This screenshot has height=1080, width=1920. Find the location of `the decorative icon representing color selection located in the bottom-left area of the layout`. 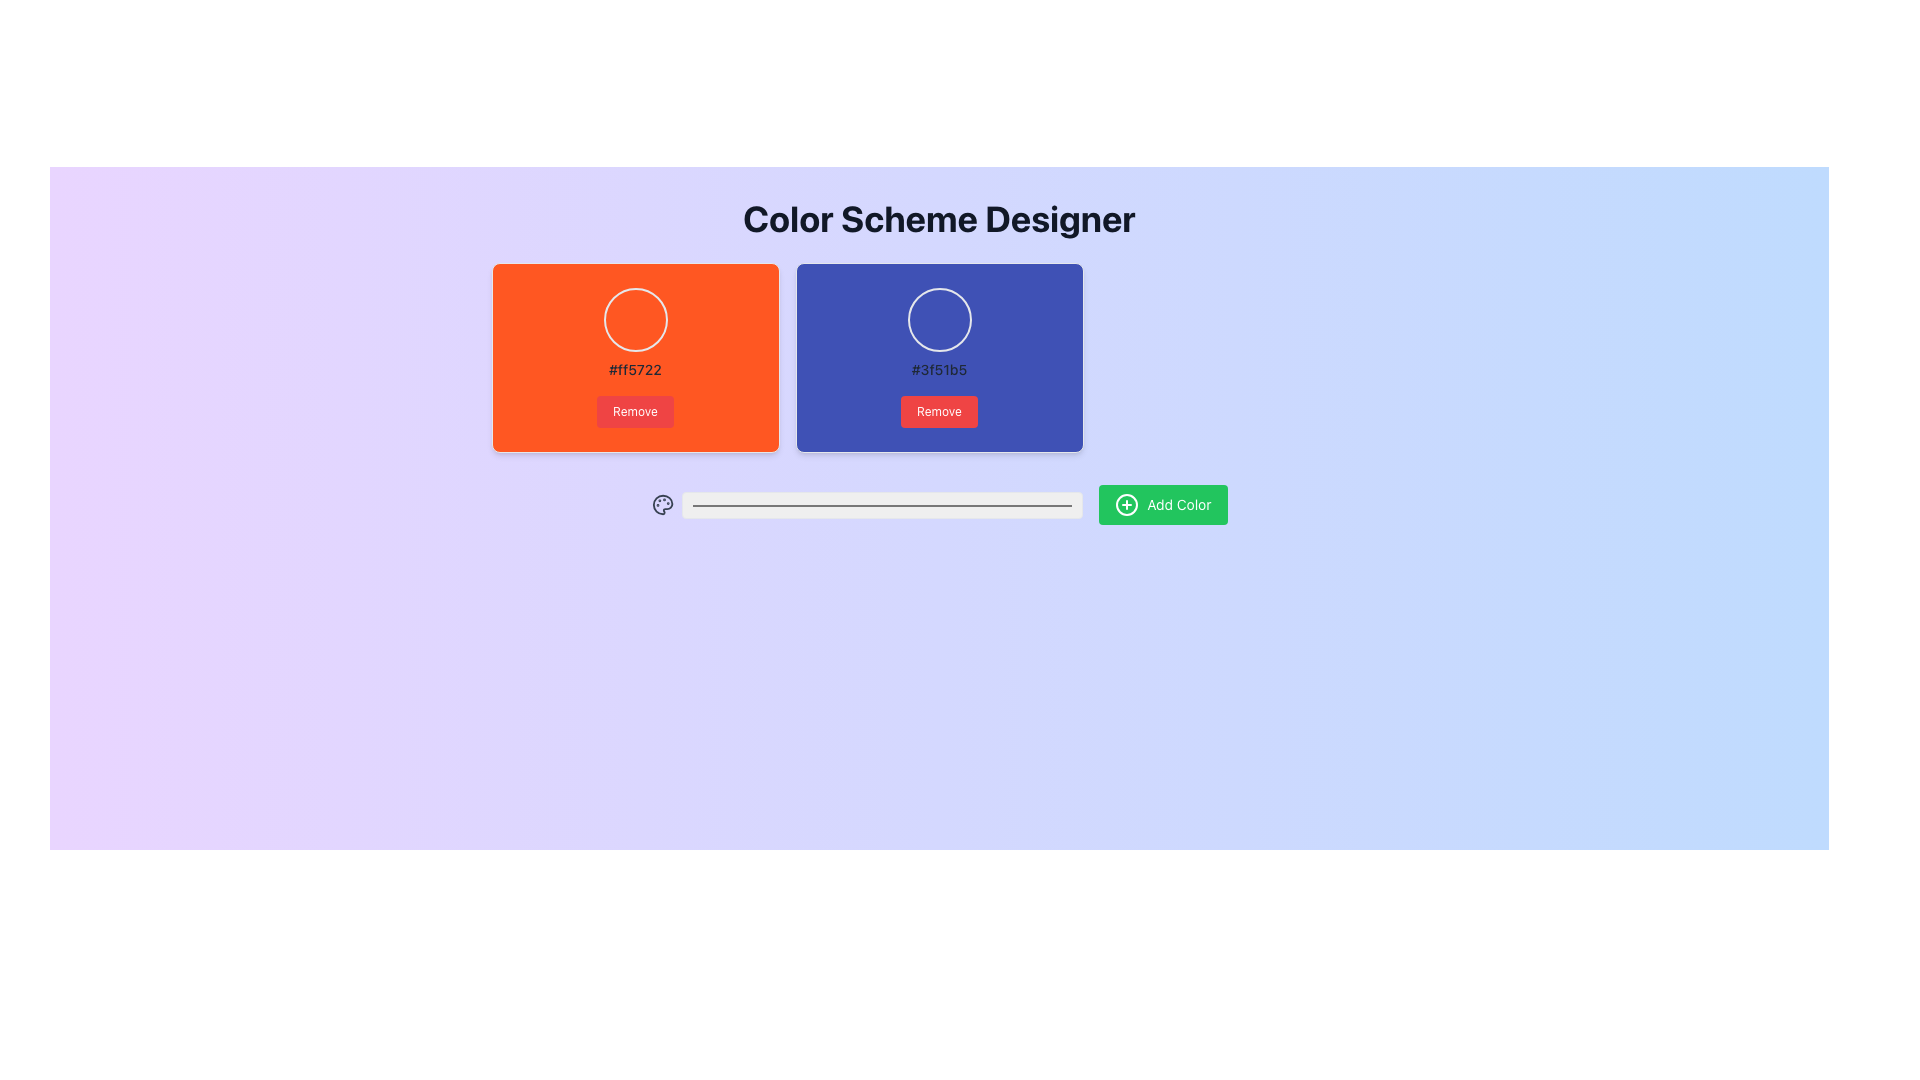

the decorative icon representing color selection located in the bottom-left area of the layout is located at coordinates (662, 504).